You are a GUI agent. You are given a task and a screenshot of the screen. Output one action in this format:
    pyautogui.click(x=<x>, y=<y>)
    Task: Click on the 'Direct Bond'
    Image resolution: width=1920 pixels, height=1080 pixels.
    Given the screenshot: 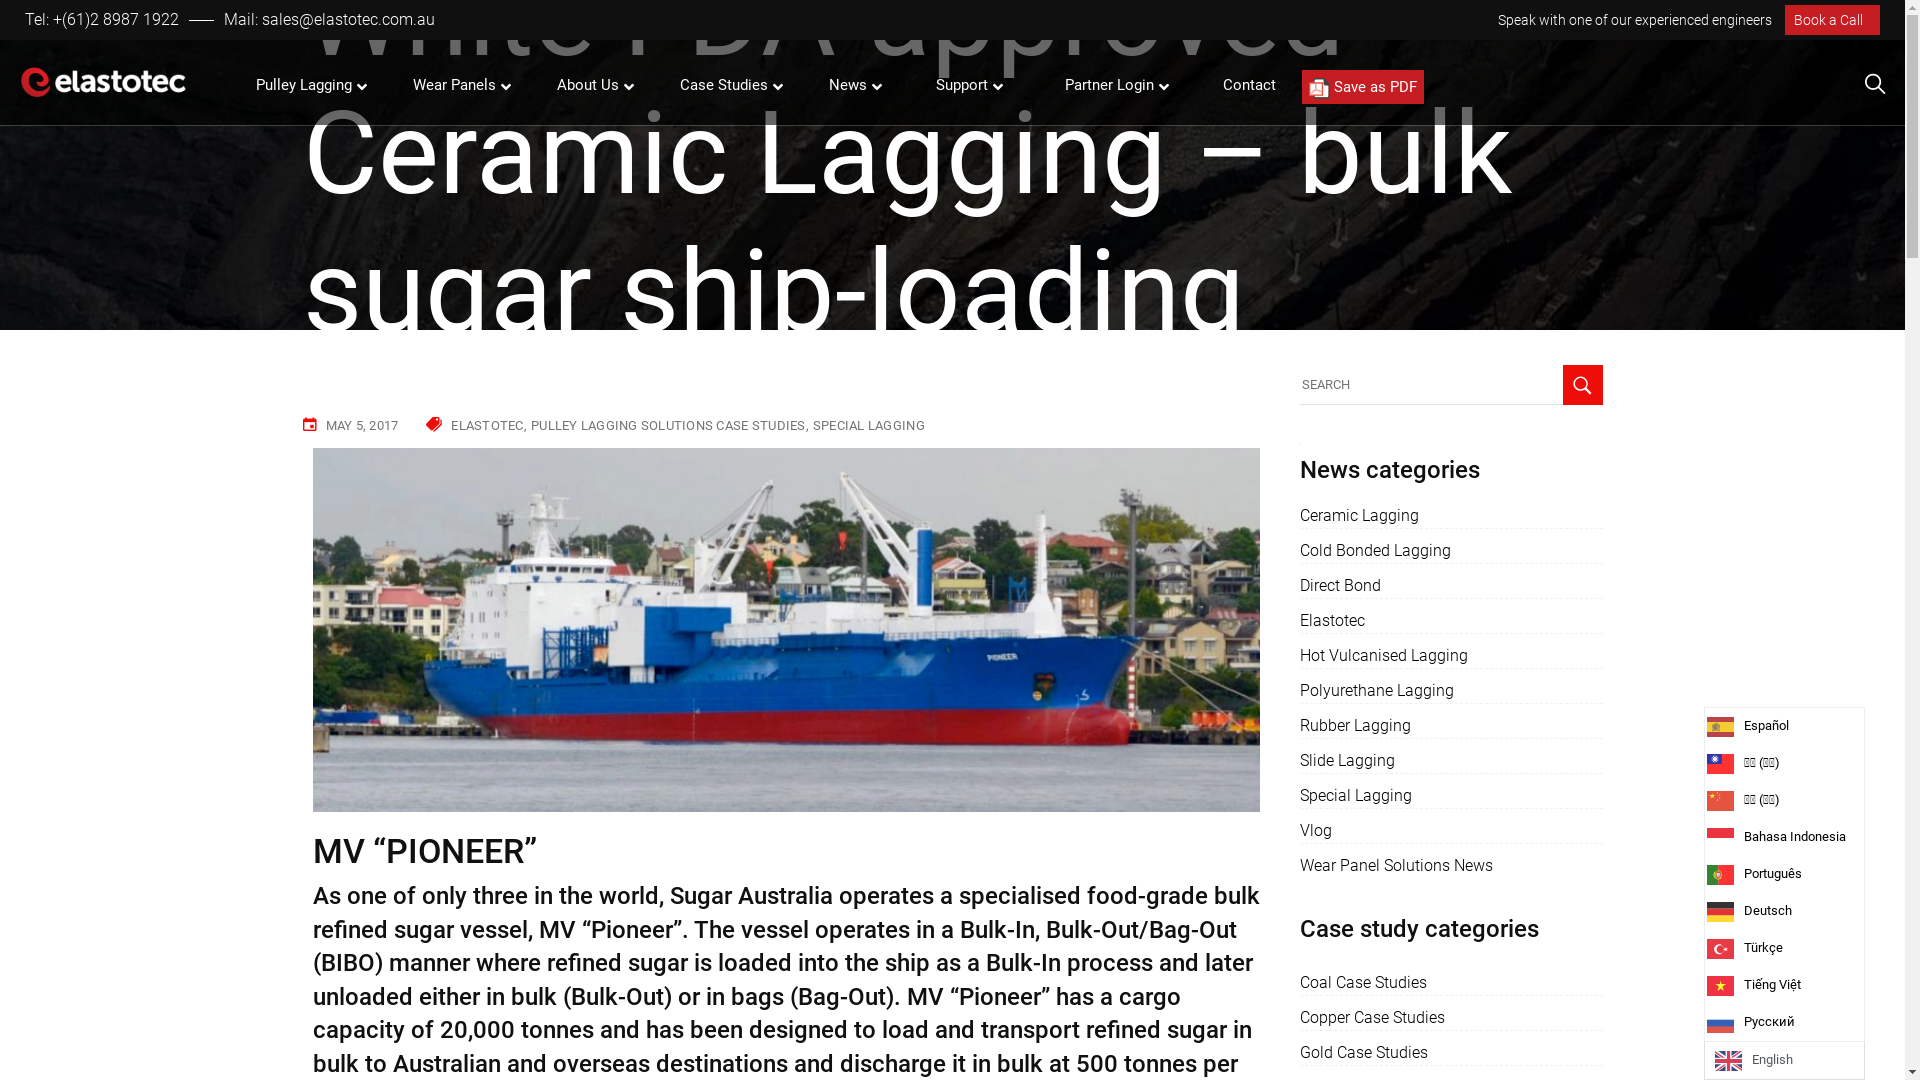 What is the action you would take?
    pyautogui.click(x=1340, y=585)
    